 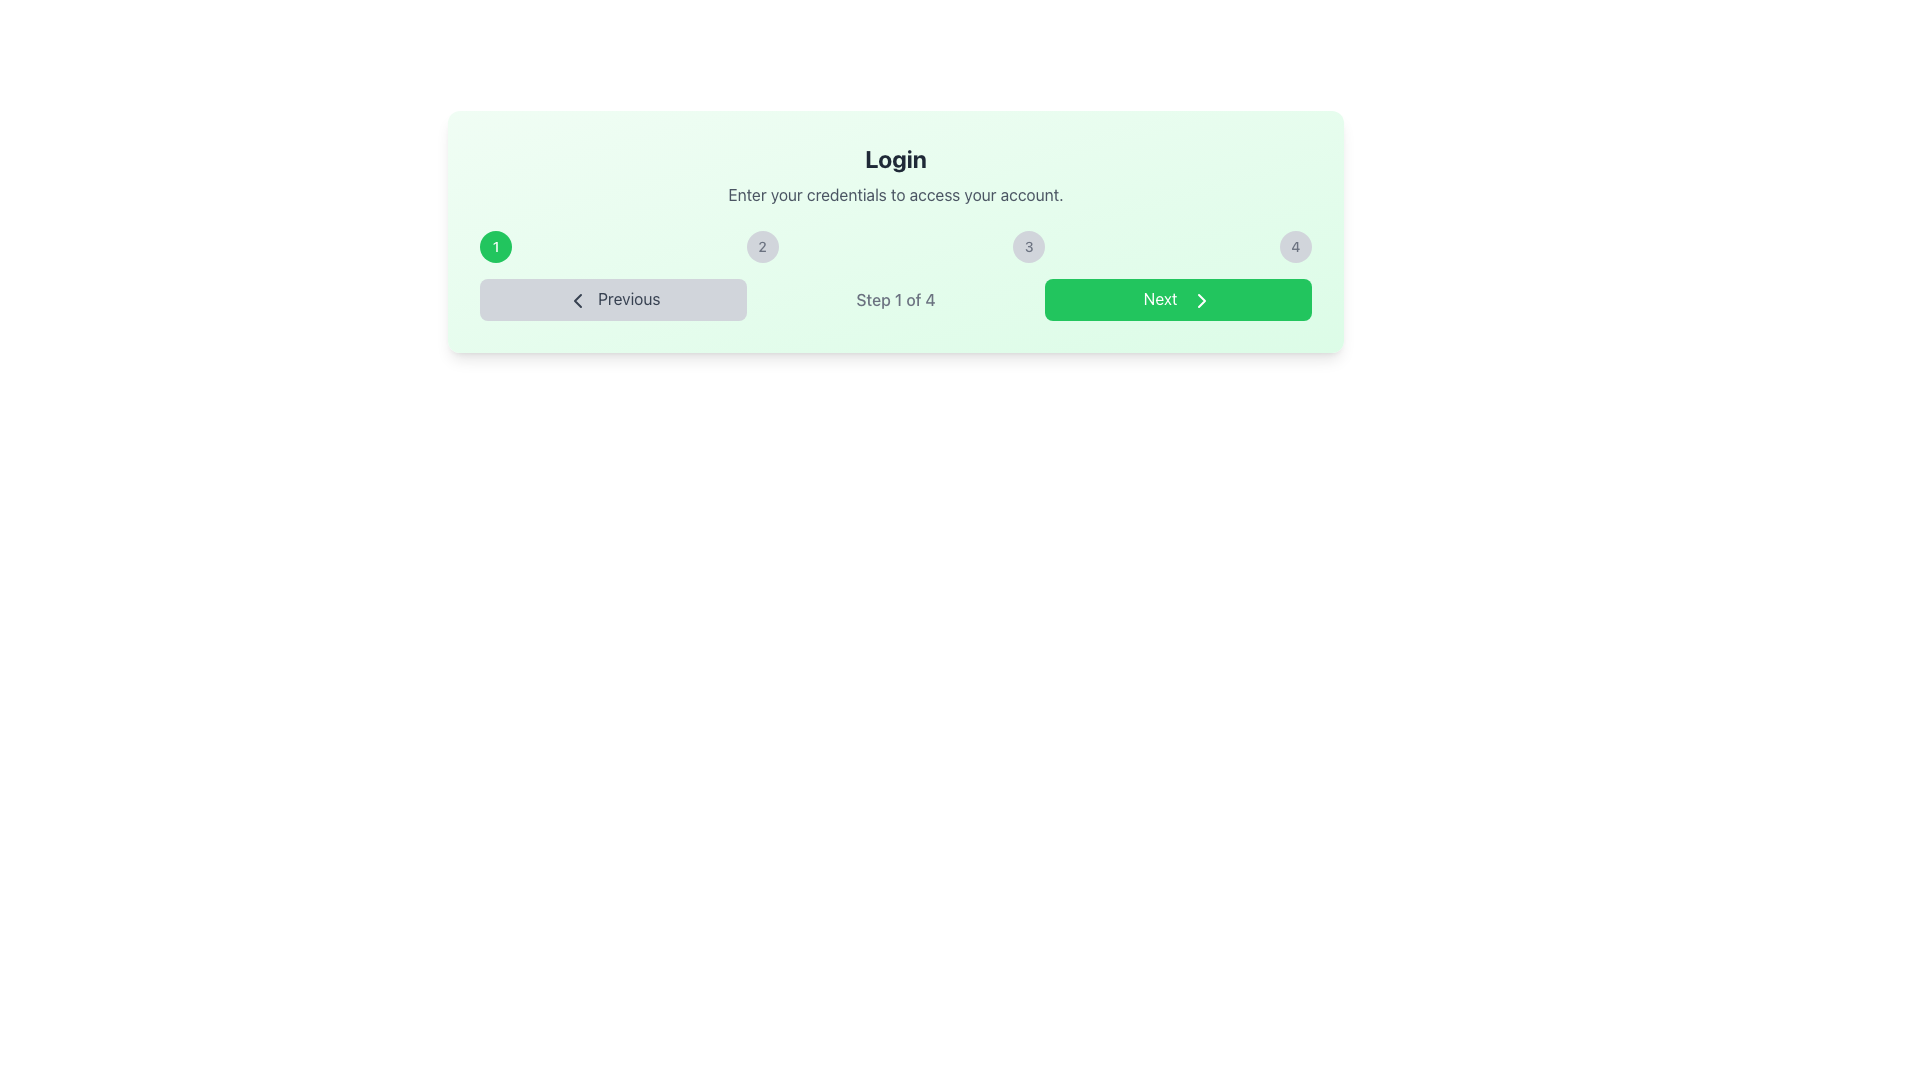 I want to click on current step label from the navigation bar located at the bottom section of the 'Login' card, which indicates the user's current position in the multi-step process, so click(x=895, y=299).